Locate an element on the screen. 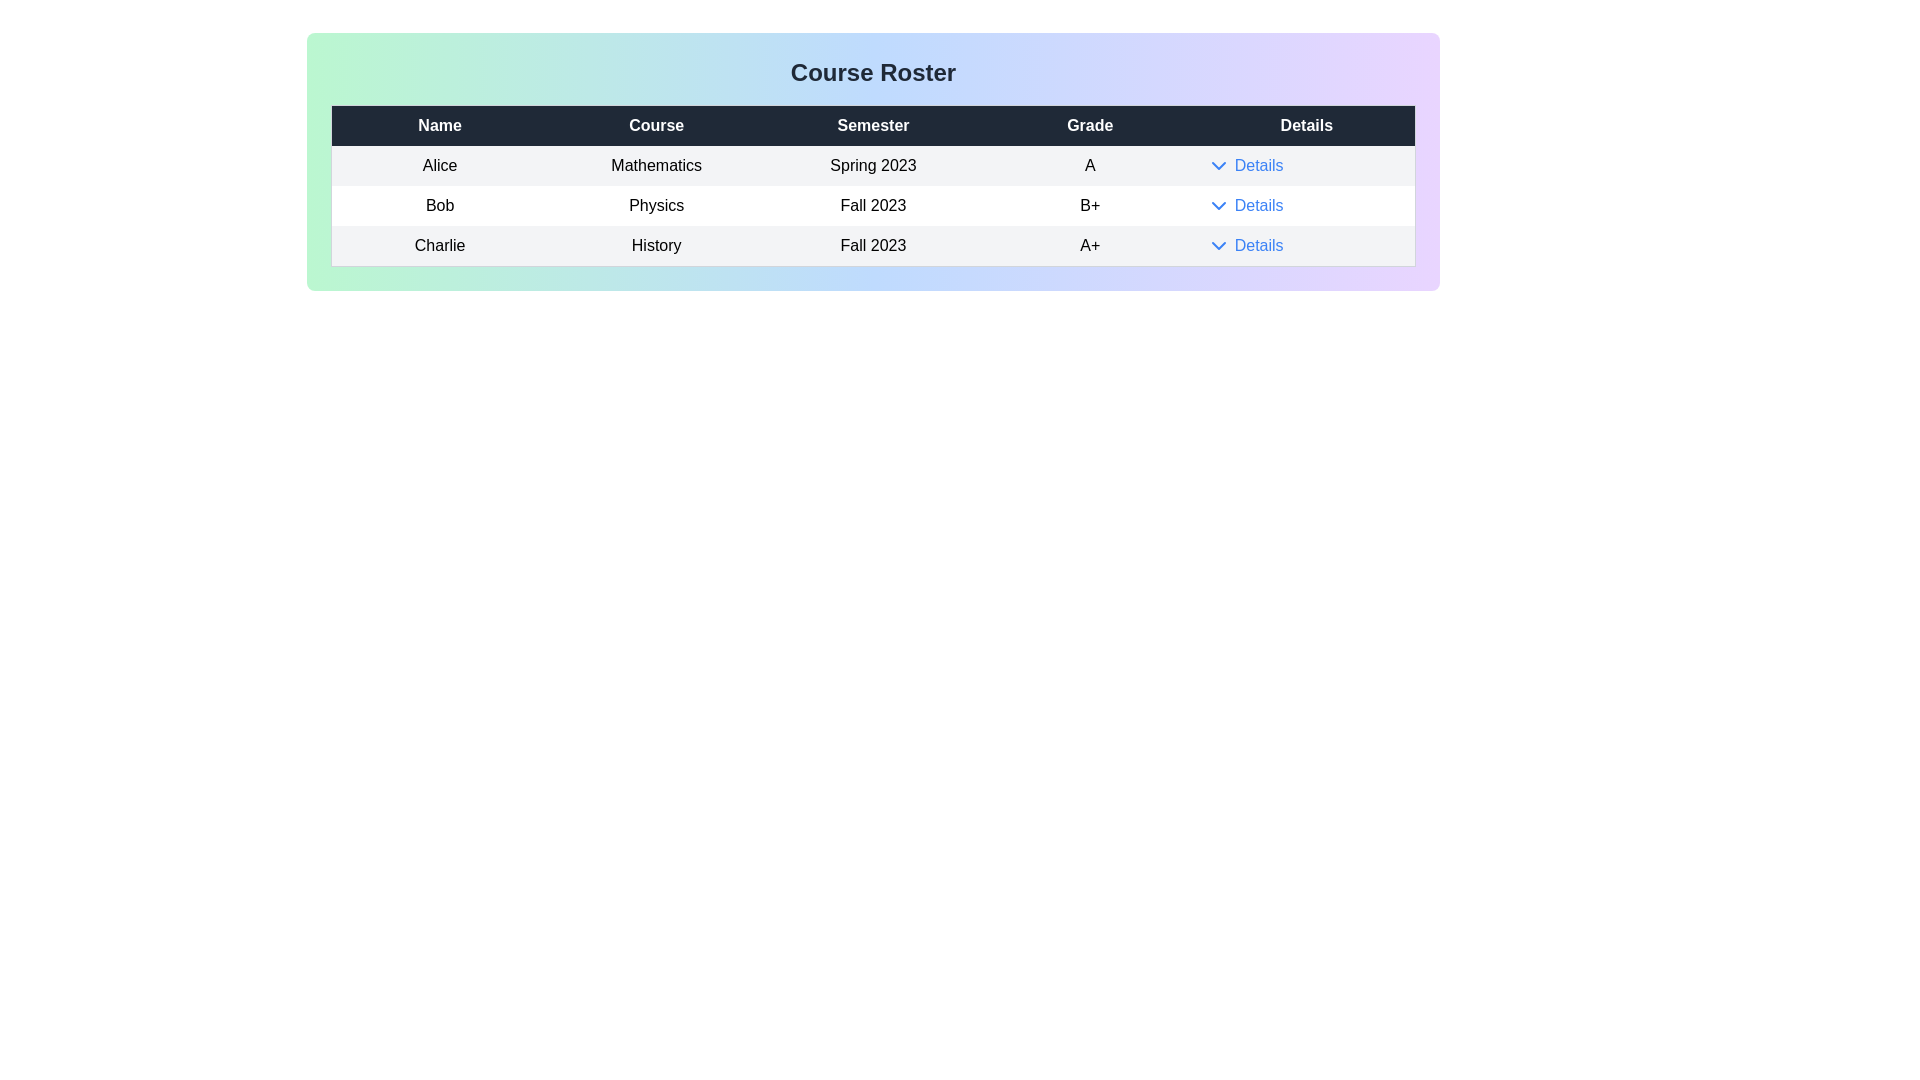 The width and height of the screenshot is (1920, 1080). the downward-pointing chevron icon with a blue outline located to the left of the 'Details' text in the first row of the course roster table is located at coordinates (1217, 164).